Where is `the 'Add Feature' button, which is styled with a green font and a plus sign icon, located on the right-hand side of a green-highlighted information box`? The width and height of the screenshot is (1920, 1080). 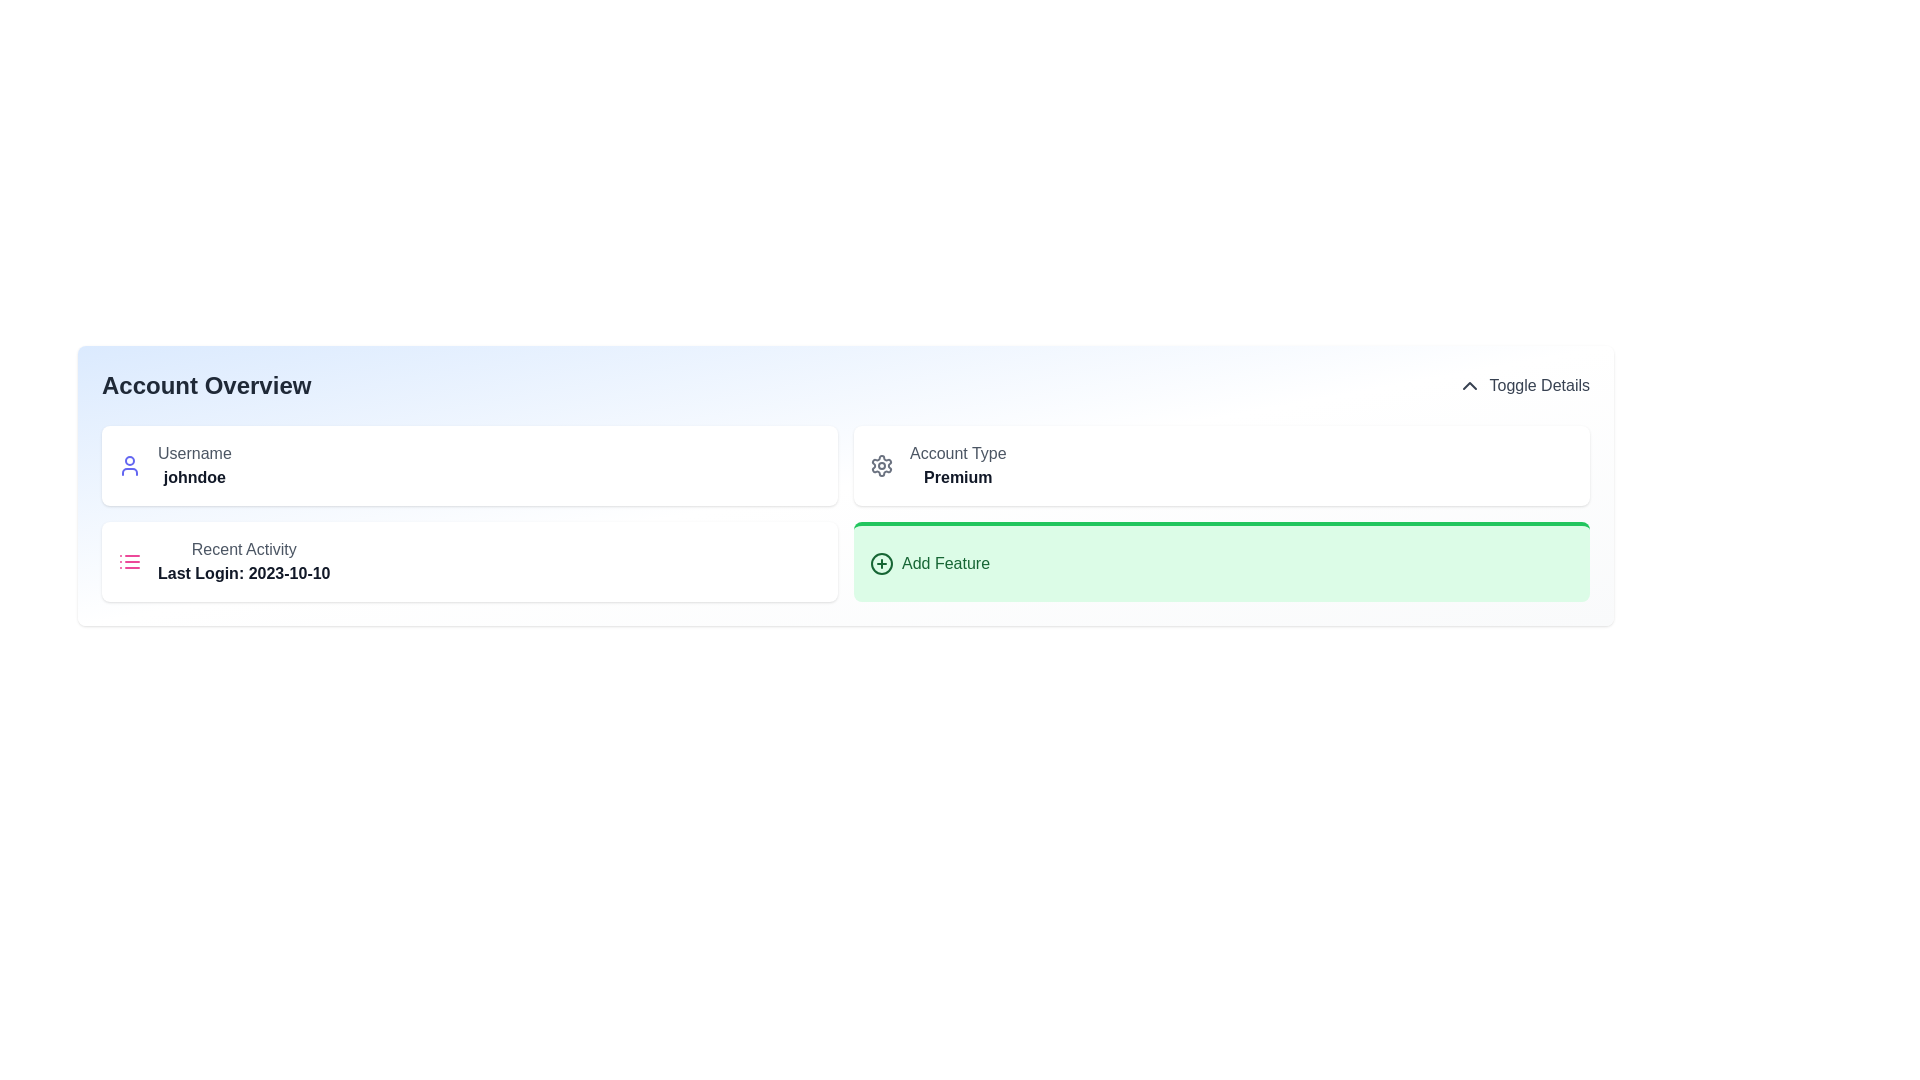
the 'Add Feature' button, which is styled with a green font and a plus sign icon, located on the right-hand side of a green-highlighted information box is located at coordinates (929, 563).